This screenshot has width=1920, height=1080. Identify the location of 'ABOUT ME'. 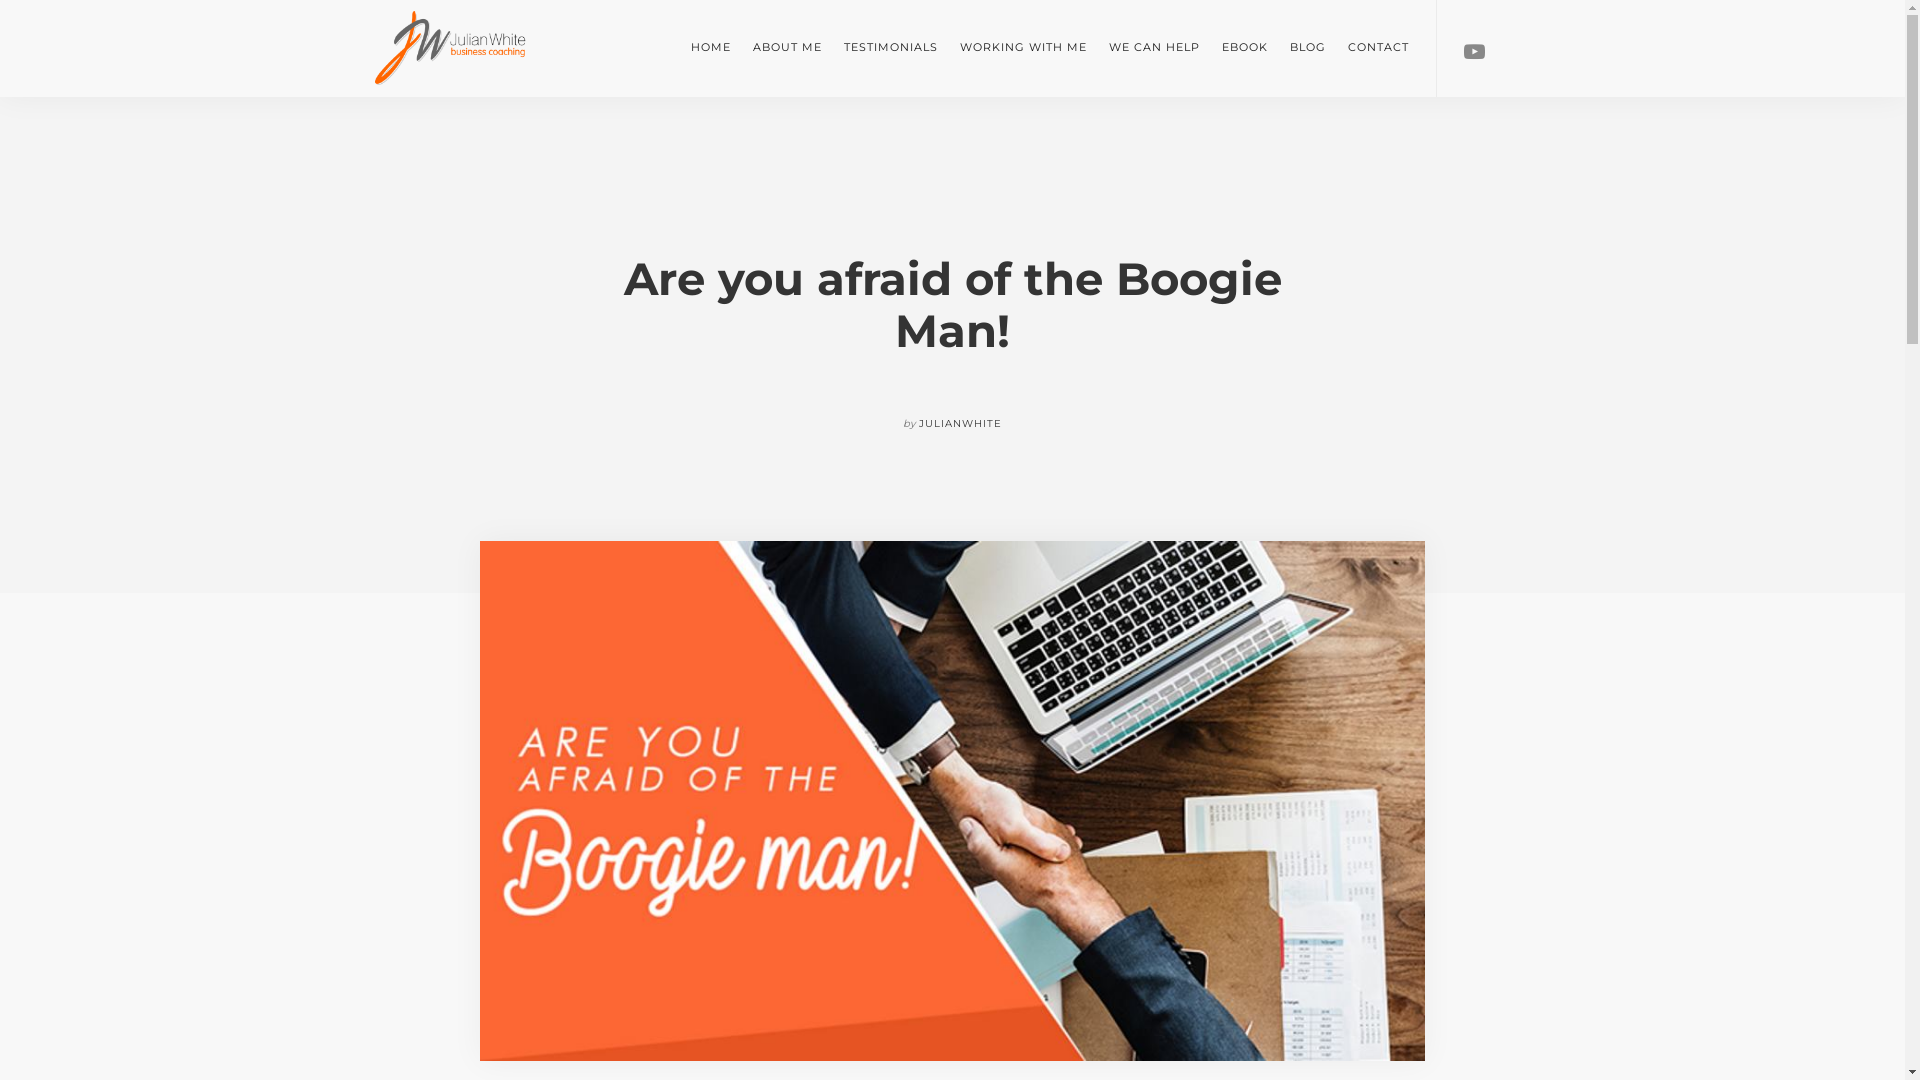
(786, 45).